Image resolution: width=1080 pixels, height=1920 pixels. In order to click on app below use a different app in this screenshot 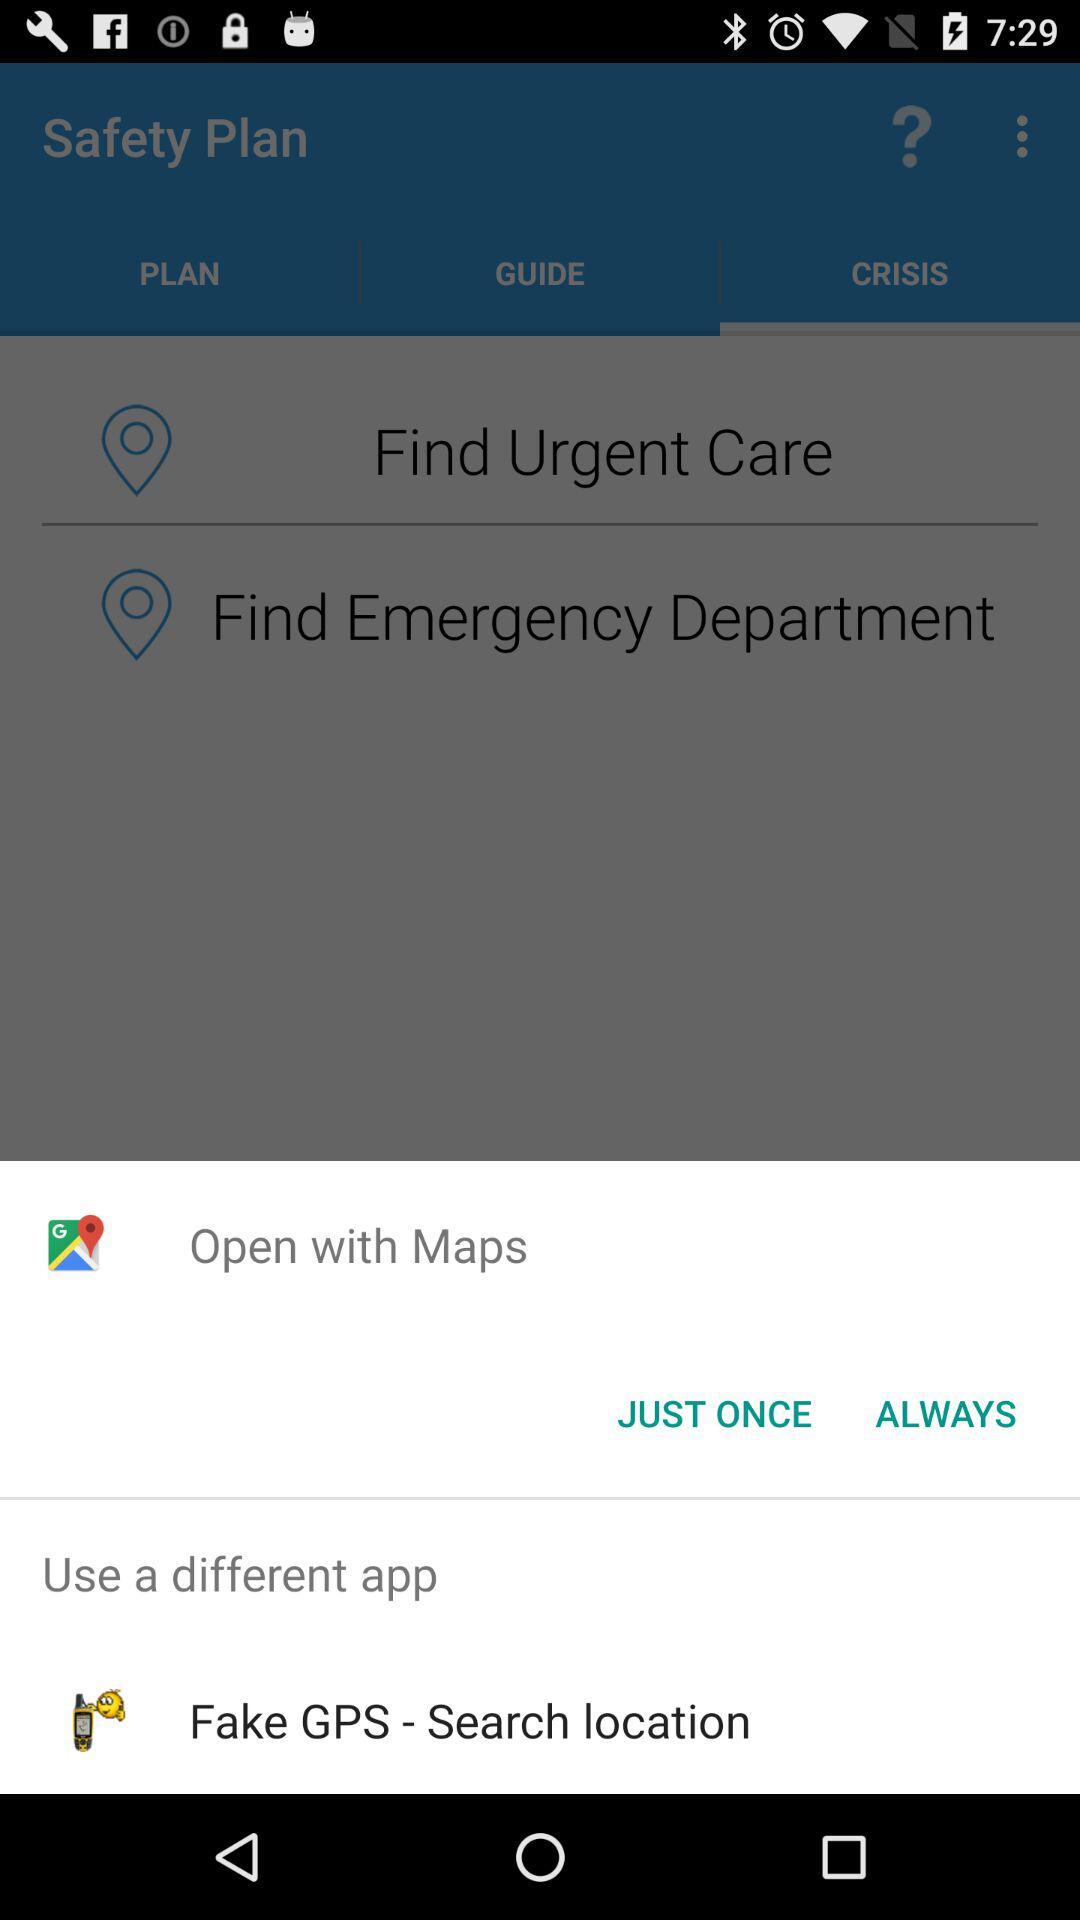, I will do `click(470, 1719)`.